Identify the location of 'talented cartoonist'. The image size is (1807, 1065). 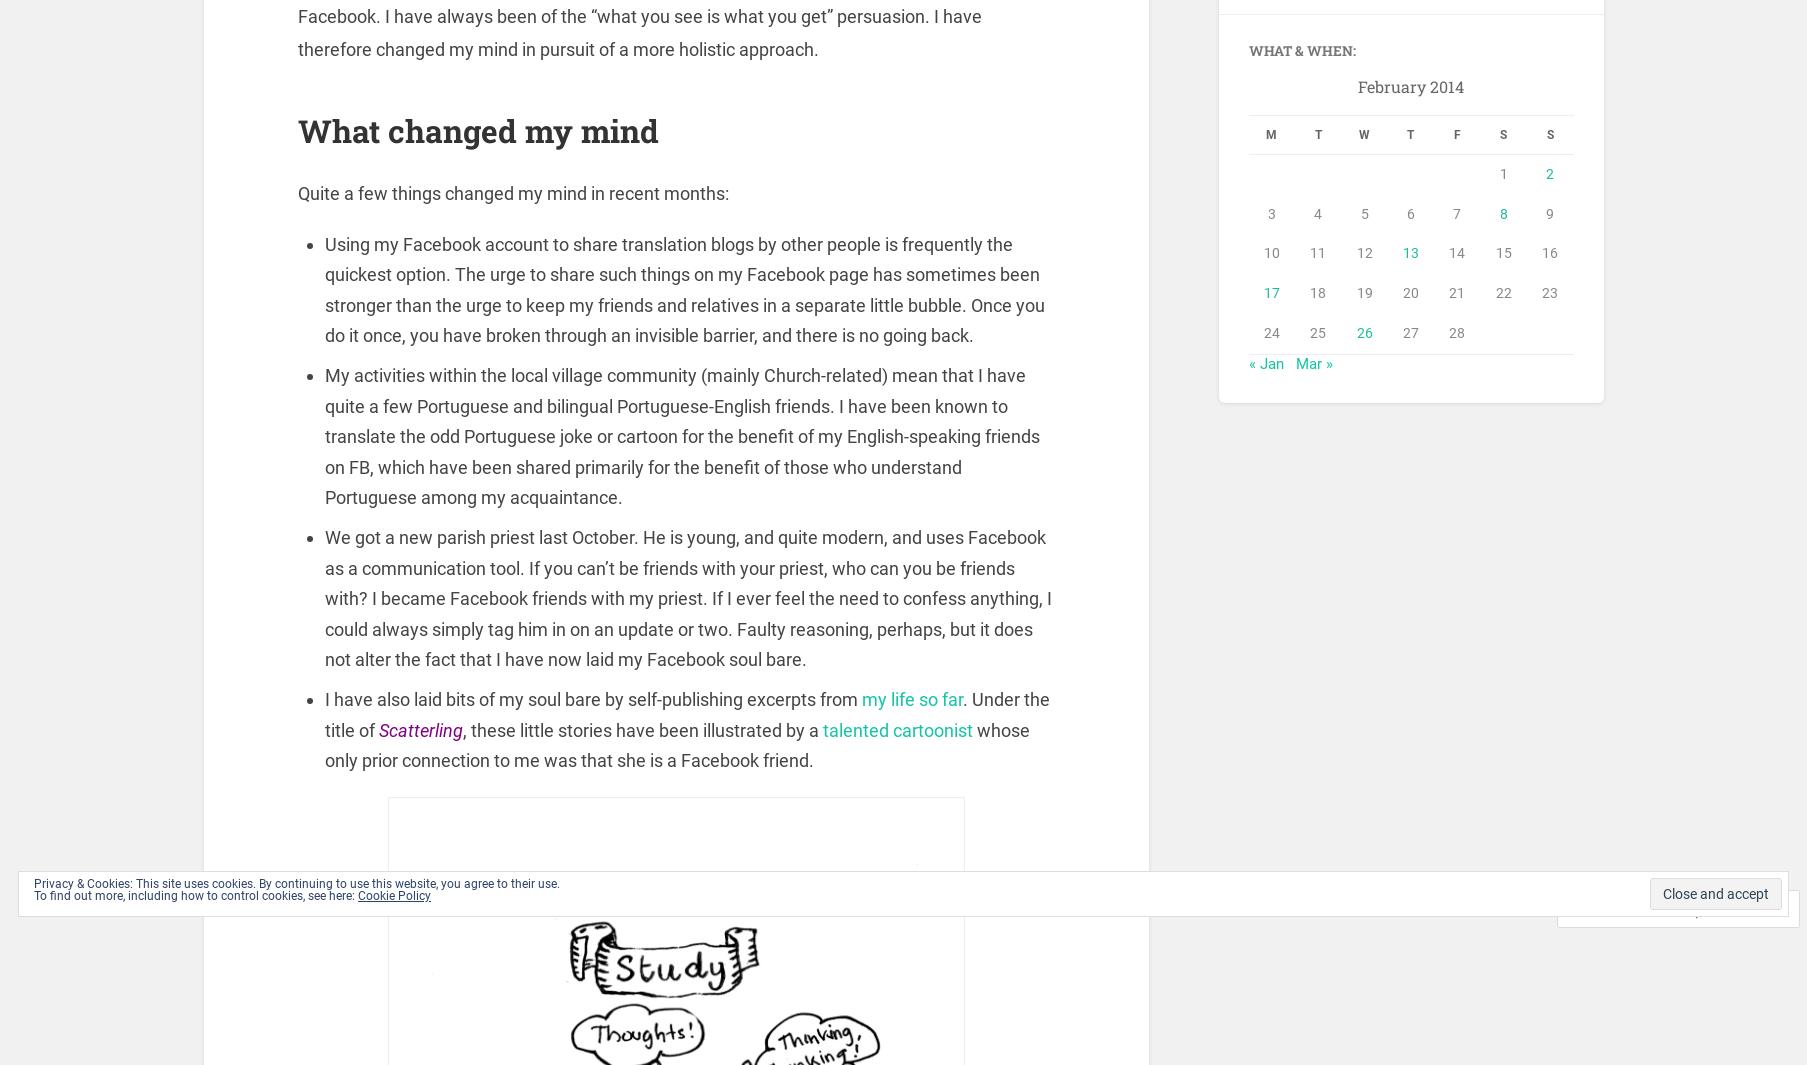
(898, 733).